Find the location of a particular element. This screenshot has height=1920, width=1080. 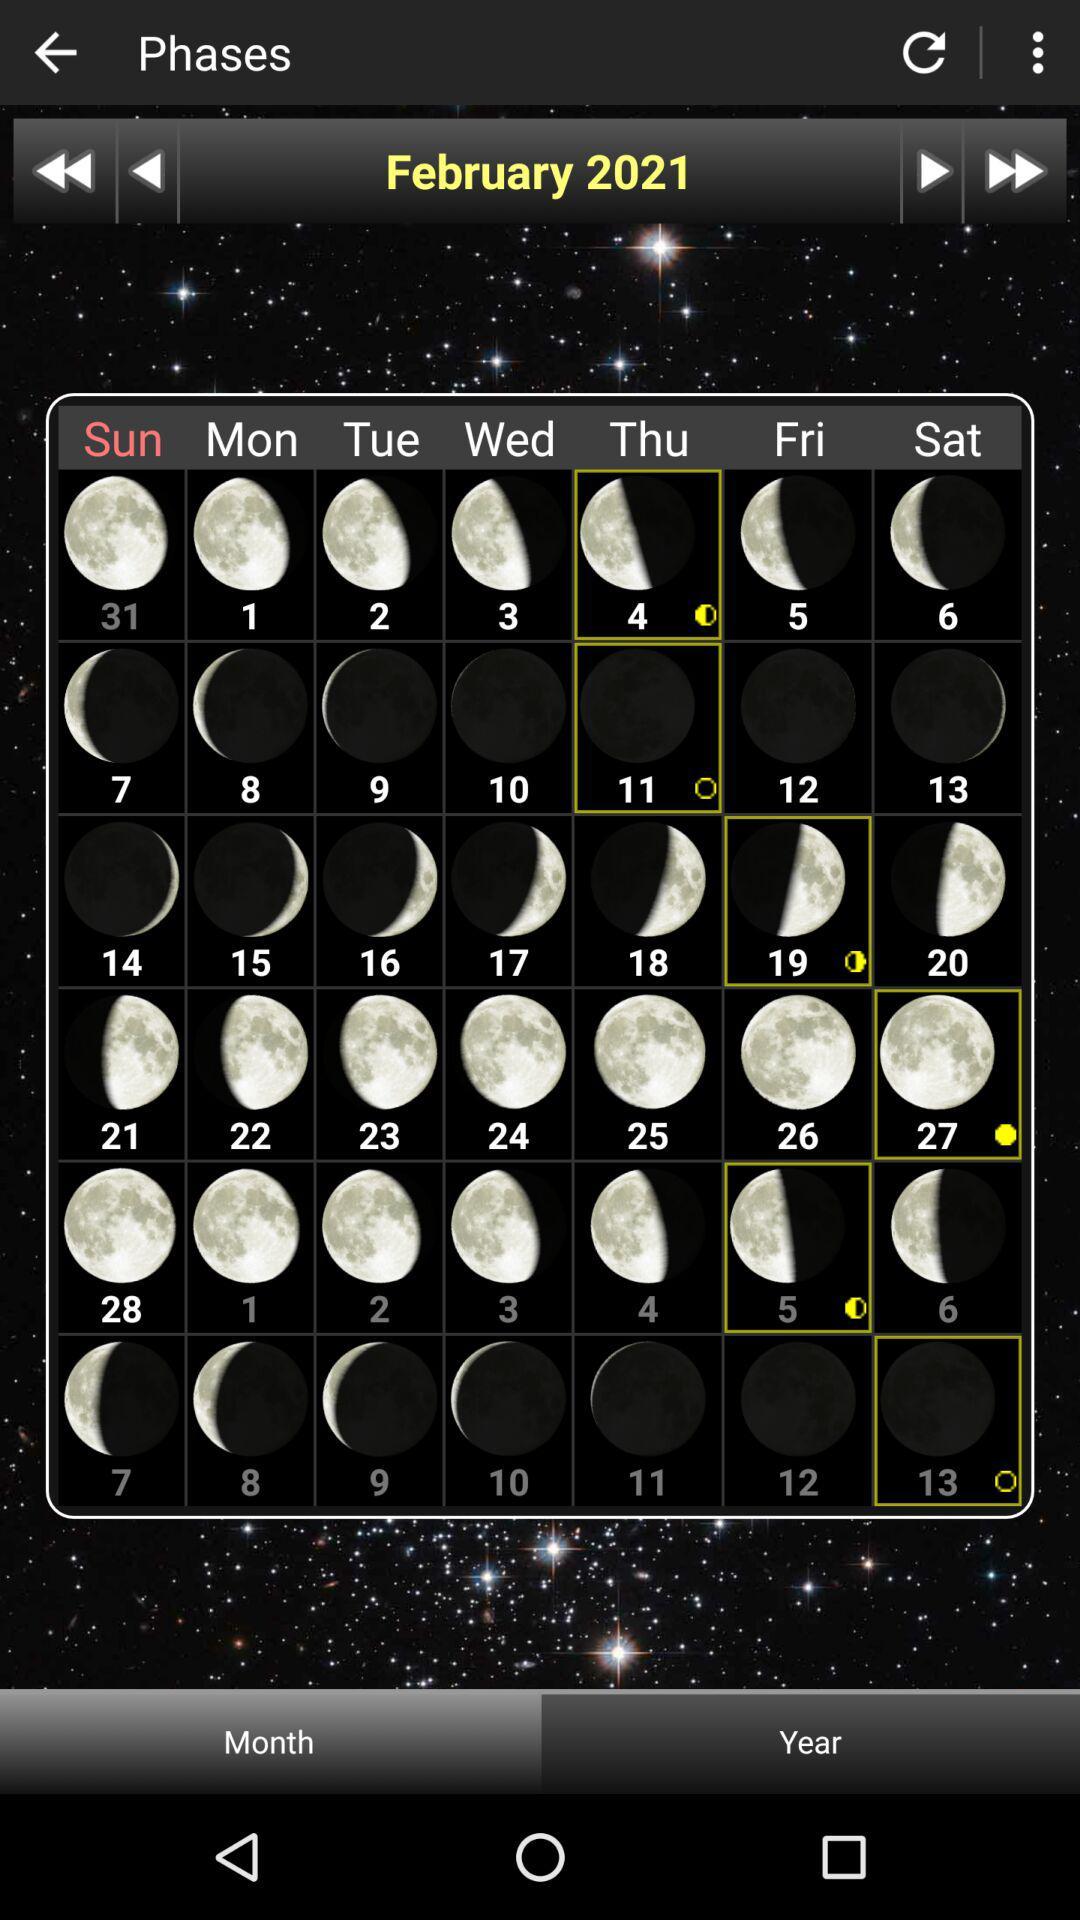

go back is located at coordinates (63, 171).